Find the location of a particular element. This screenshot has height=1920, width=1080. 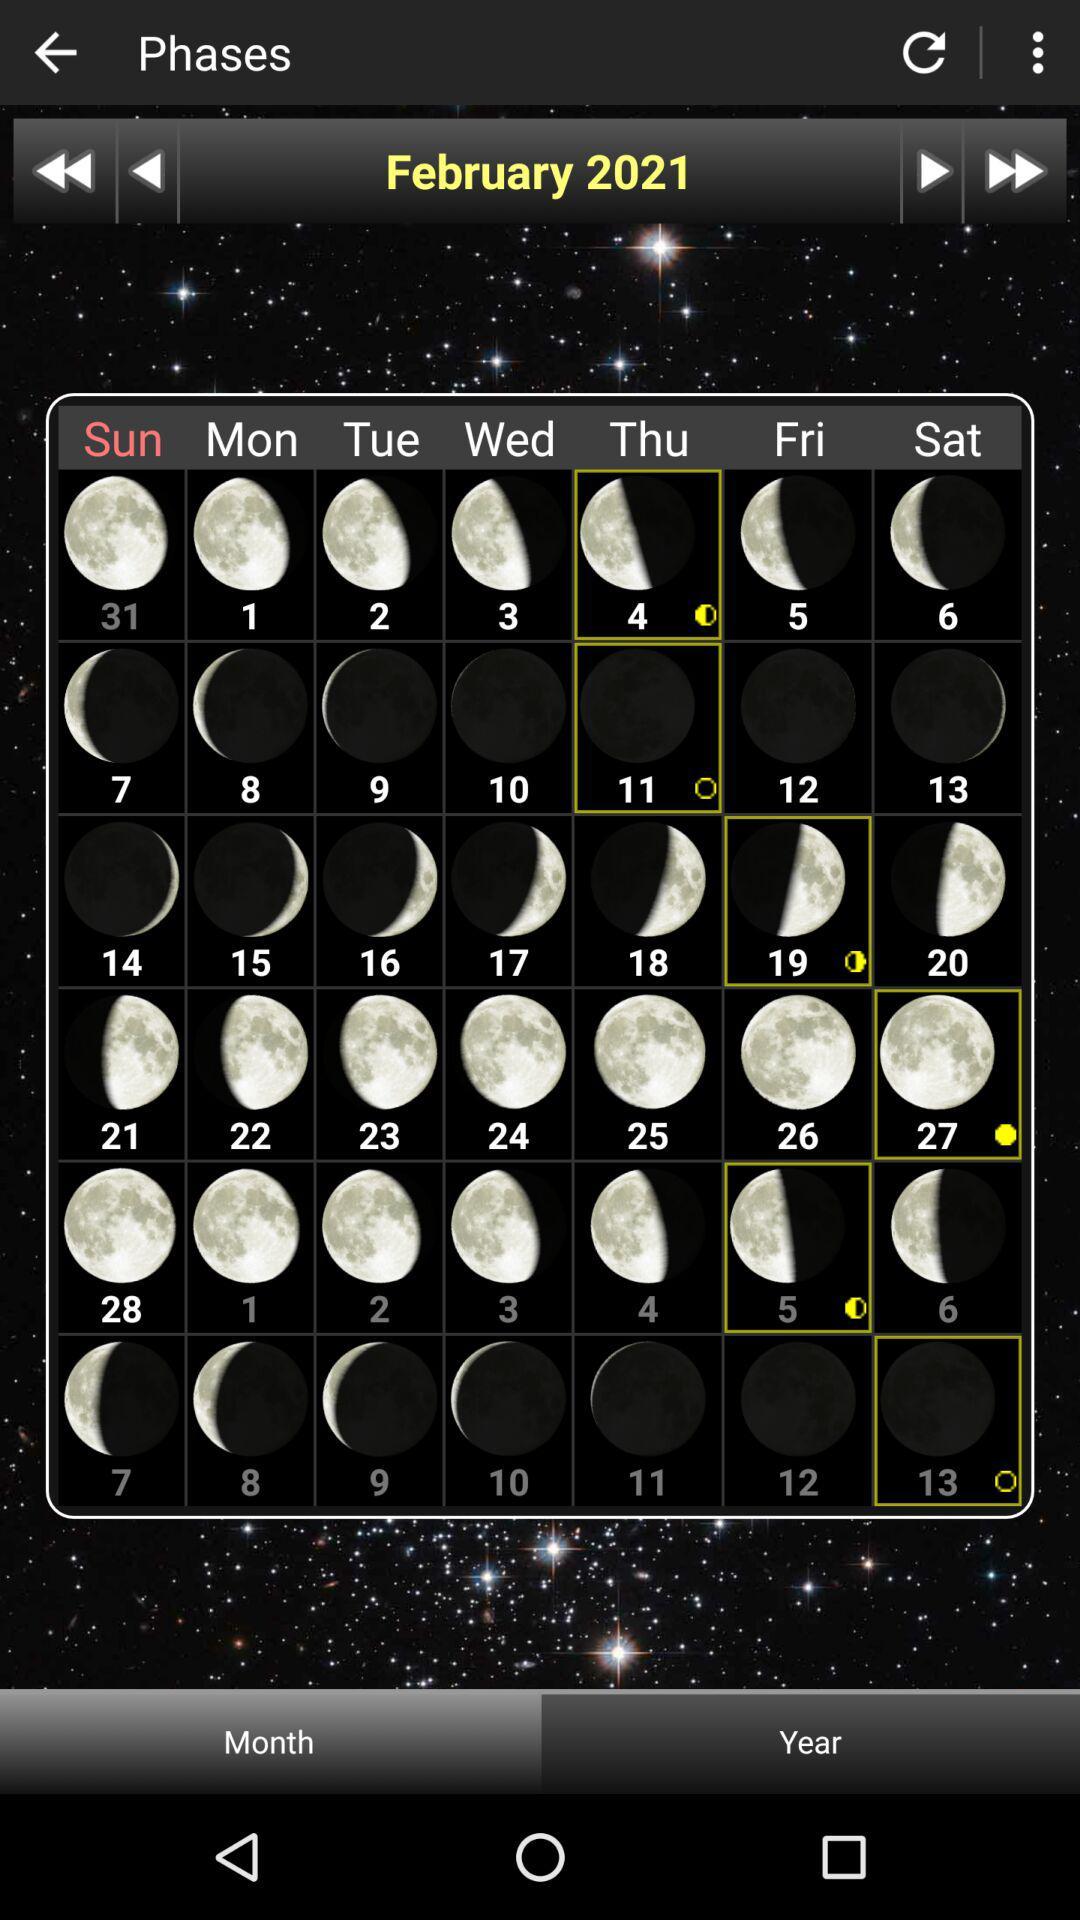

go back is located at coordinates (63, 171).